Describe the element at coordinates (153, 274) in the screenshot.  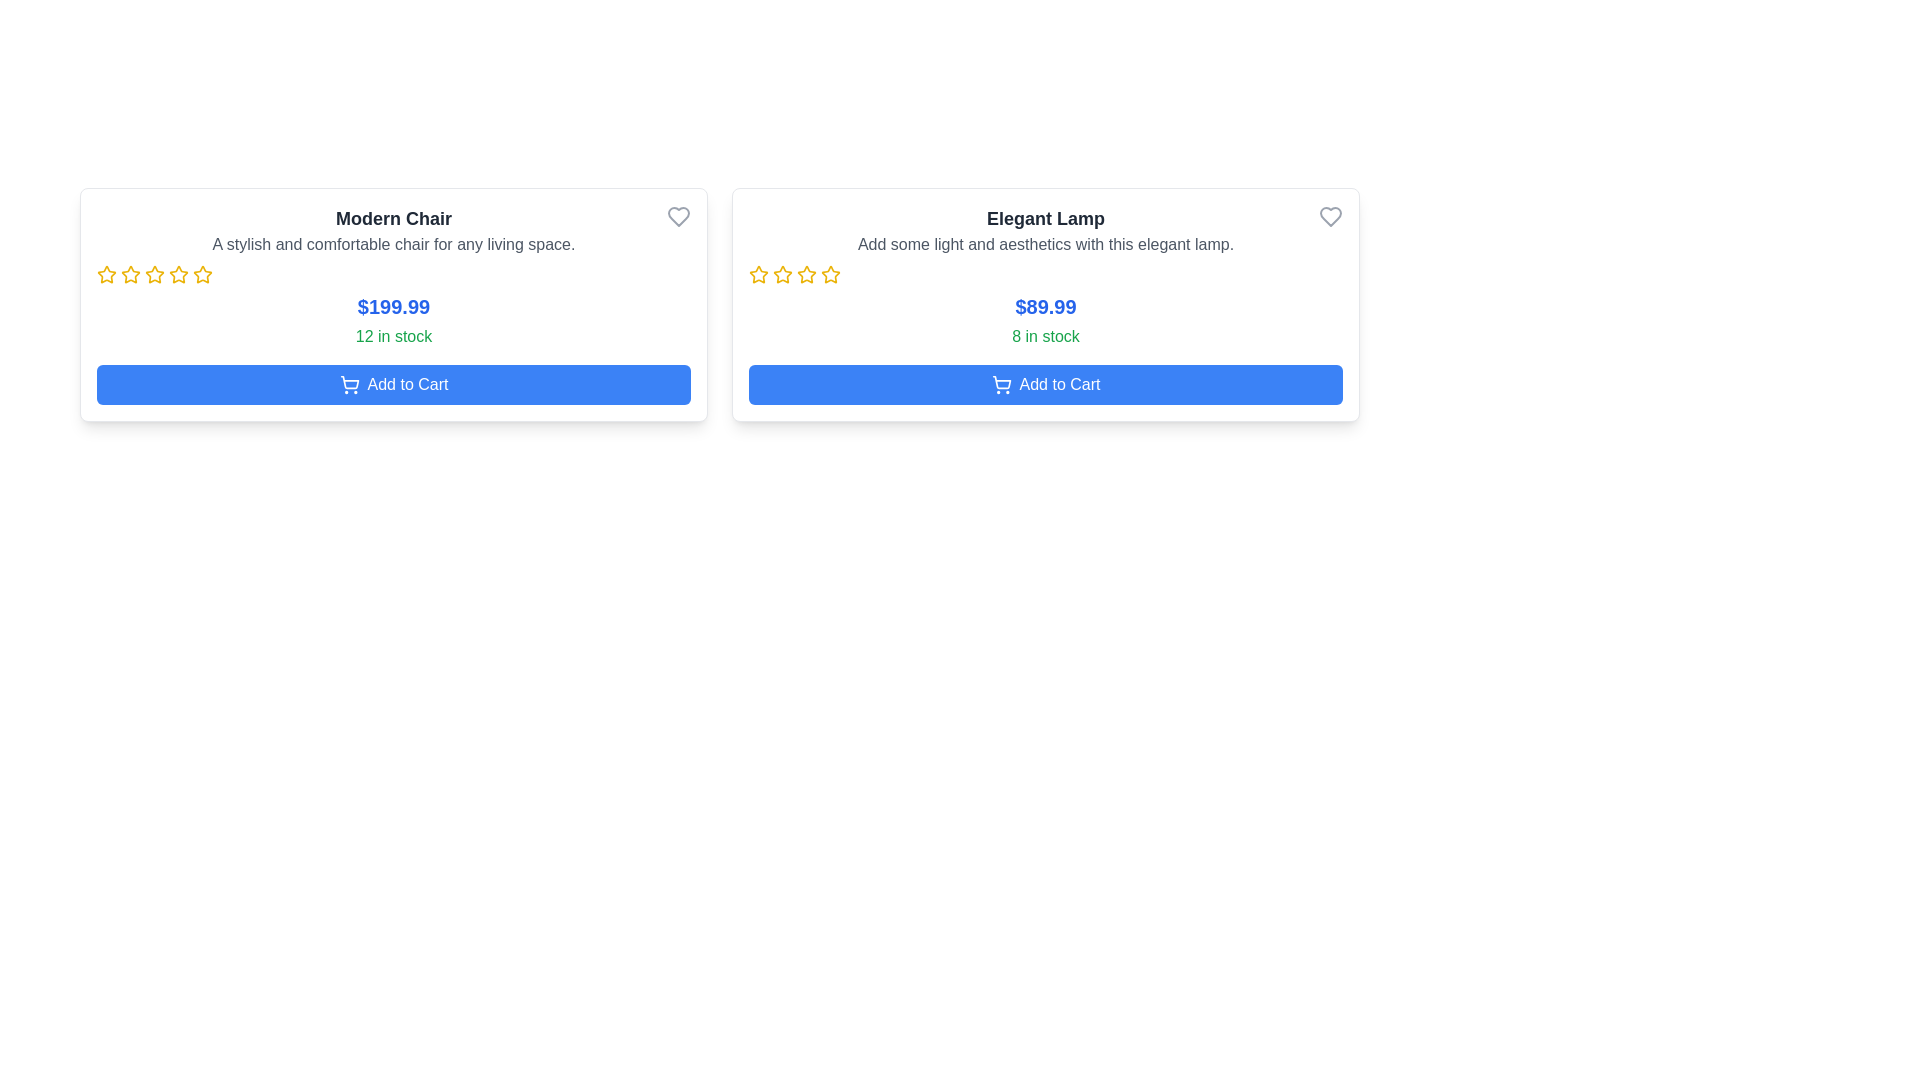
I see `the second star in the rating system below the 'Modern Chair' product description` at that location.